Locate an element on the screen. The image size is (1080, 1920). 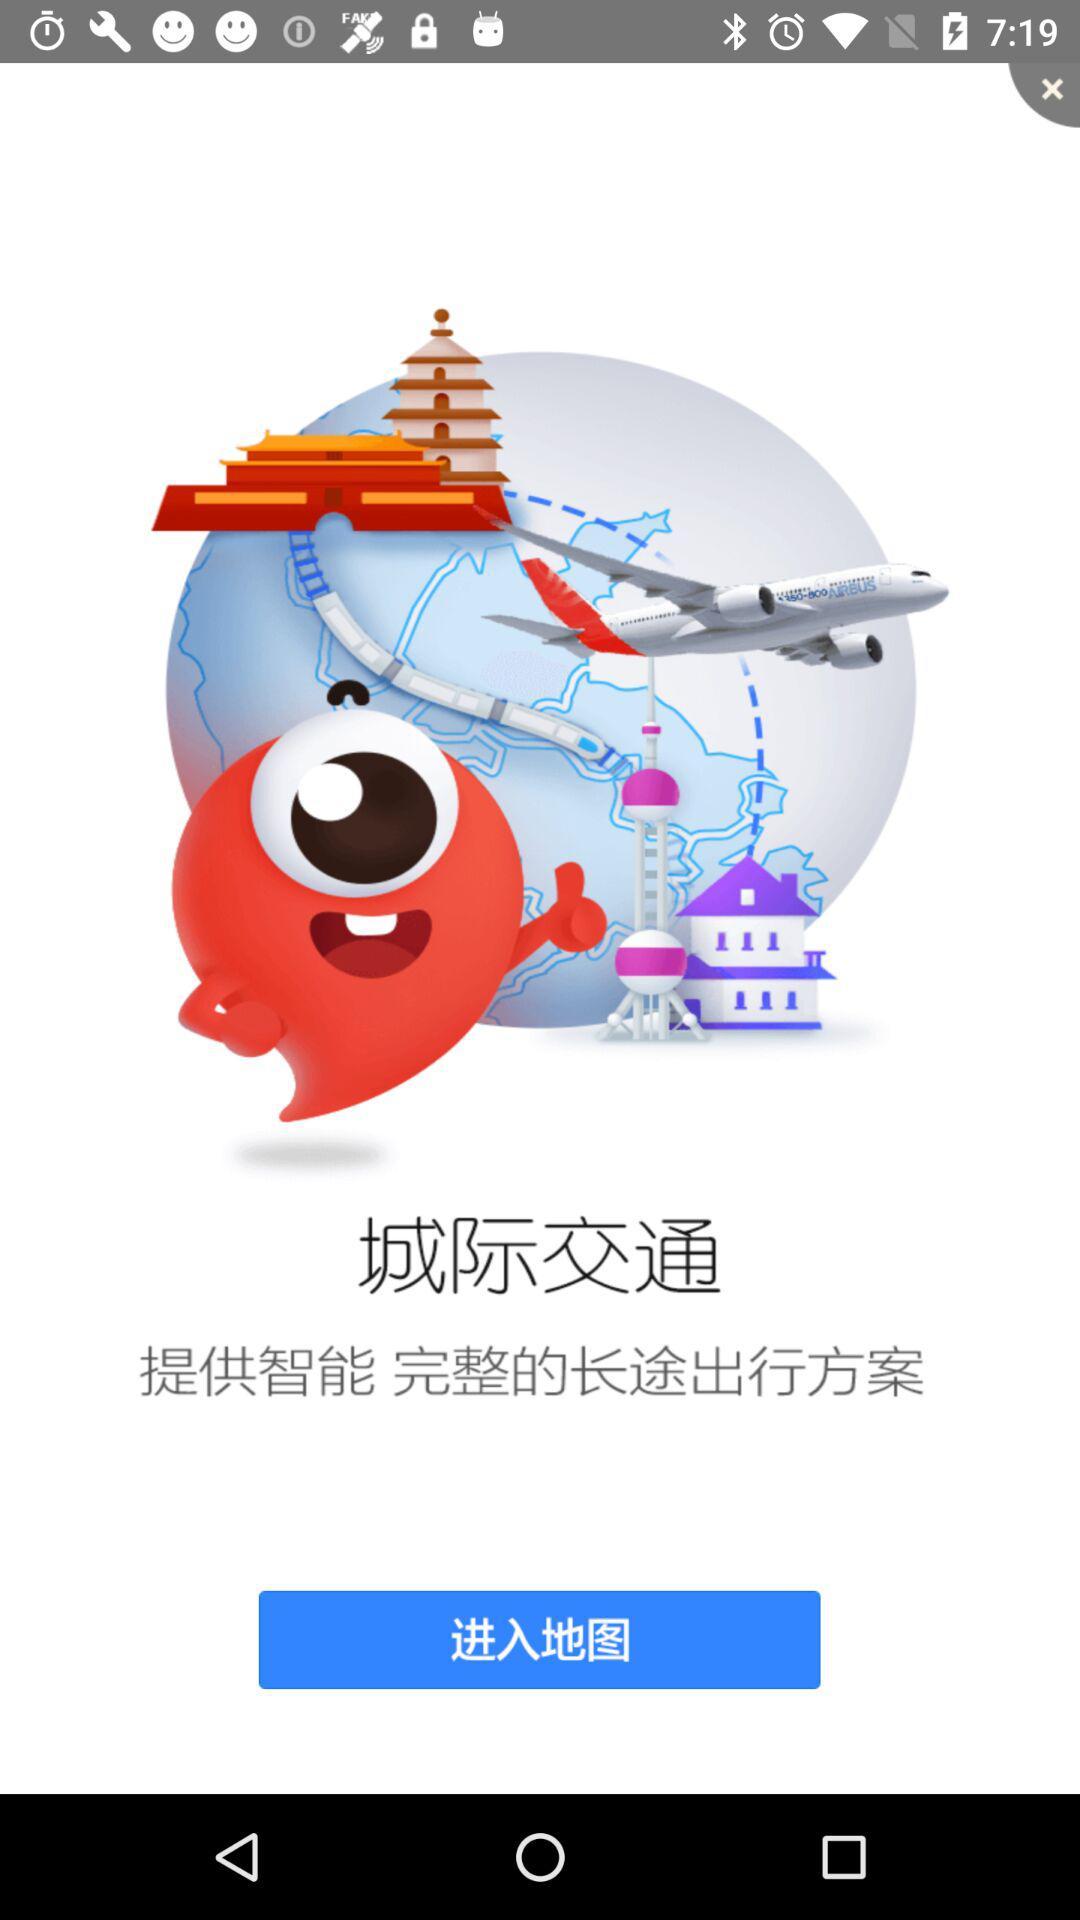
item at the top right corner is located at coordinates (1043, 94).